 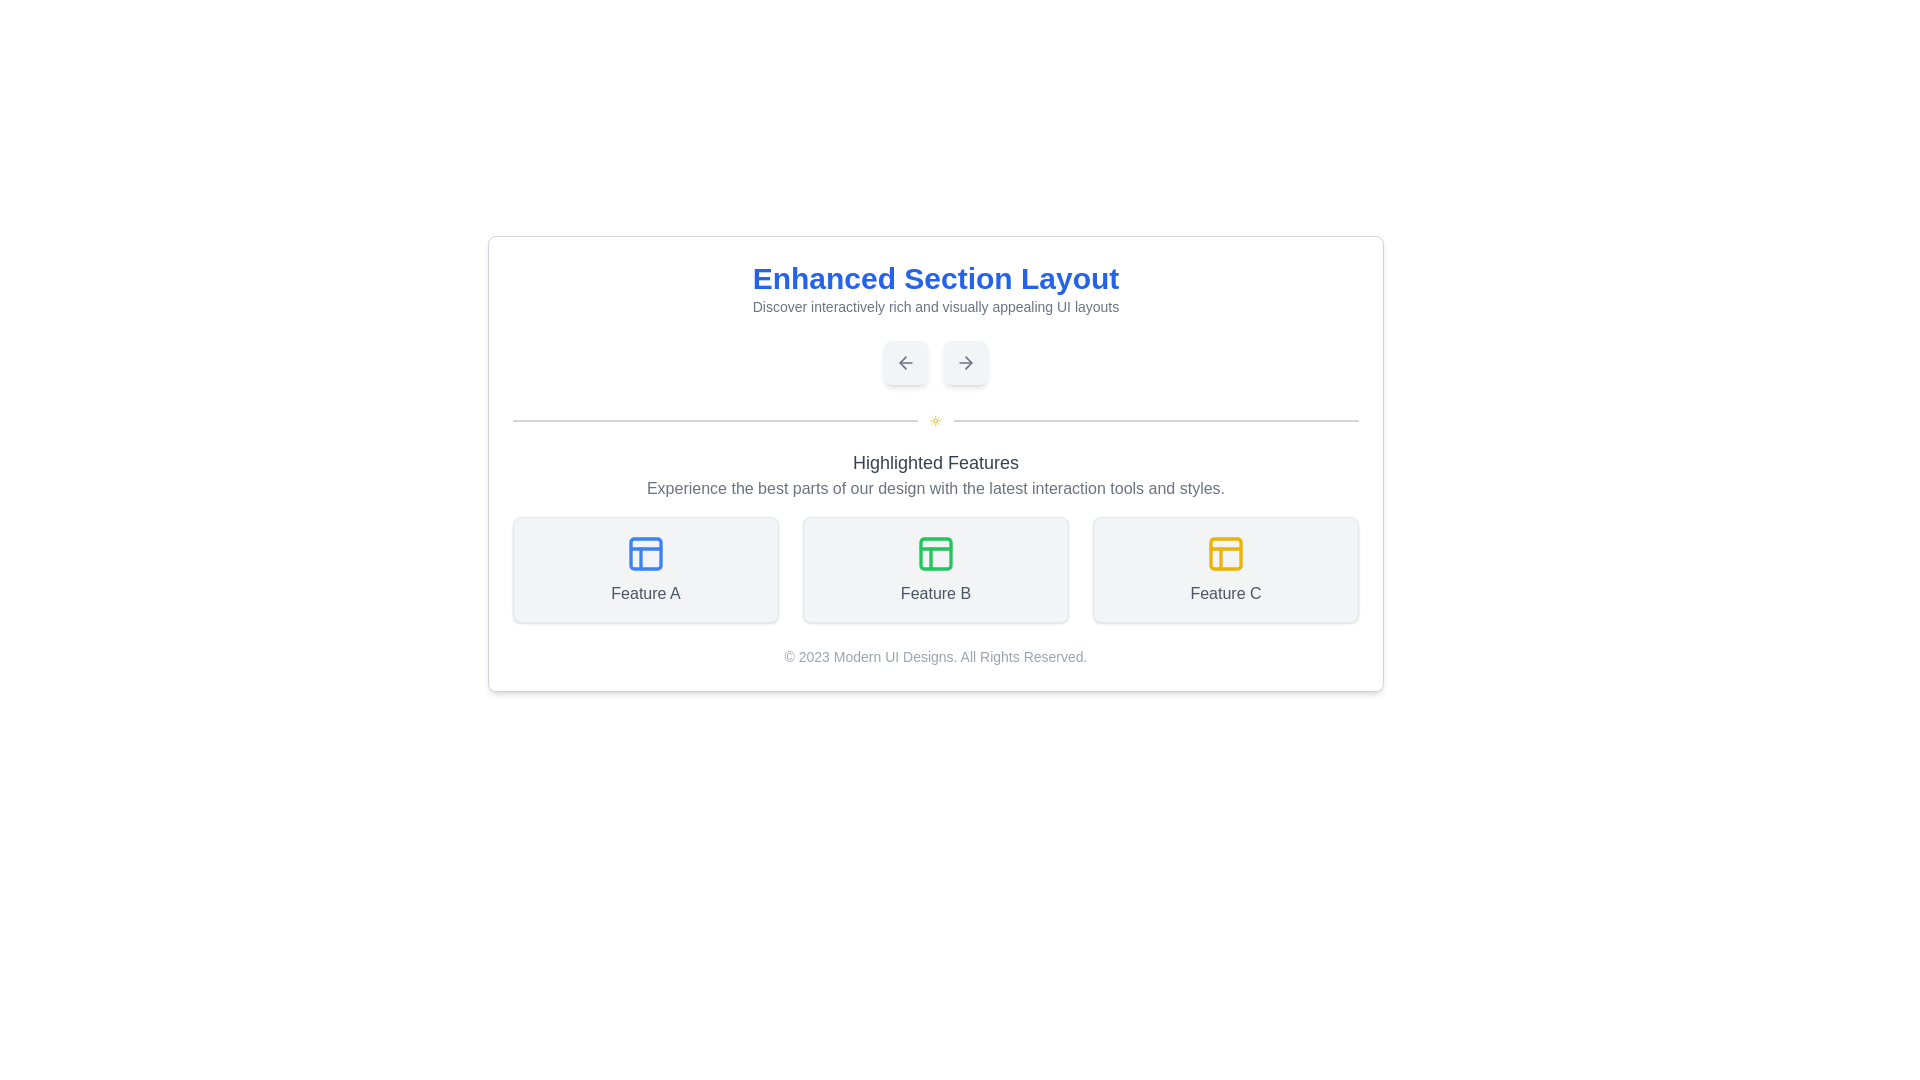 I want to click on the circular sun-like icon with radiating lines, styled in bright yellow, located centrally above the highlighted features section, so click(x=935, y=419).